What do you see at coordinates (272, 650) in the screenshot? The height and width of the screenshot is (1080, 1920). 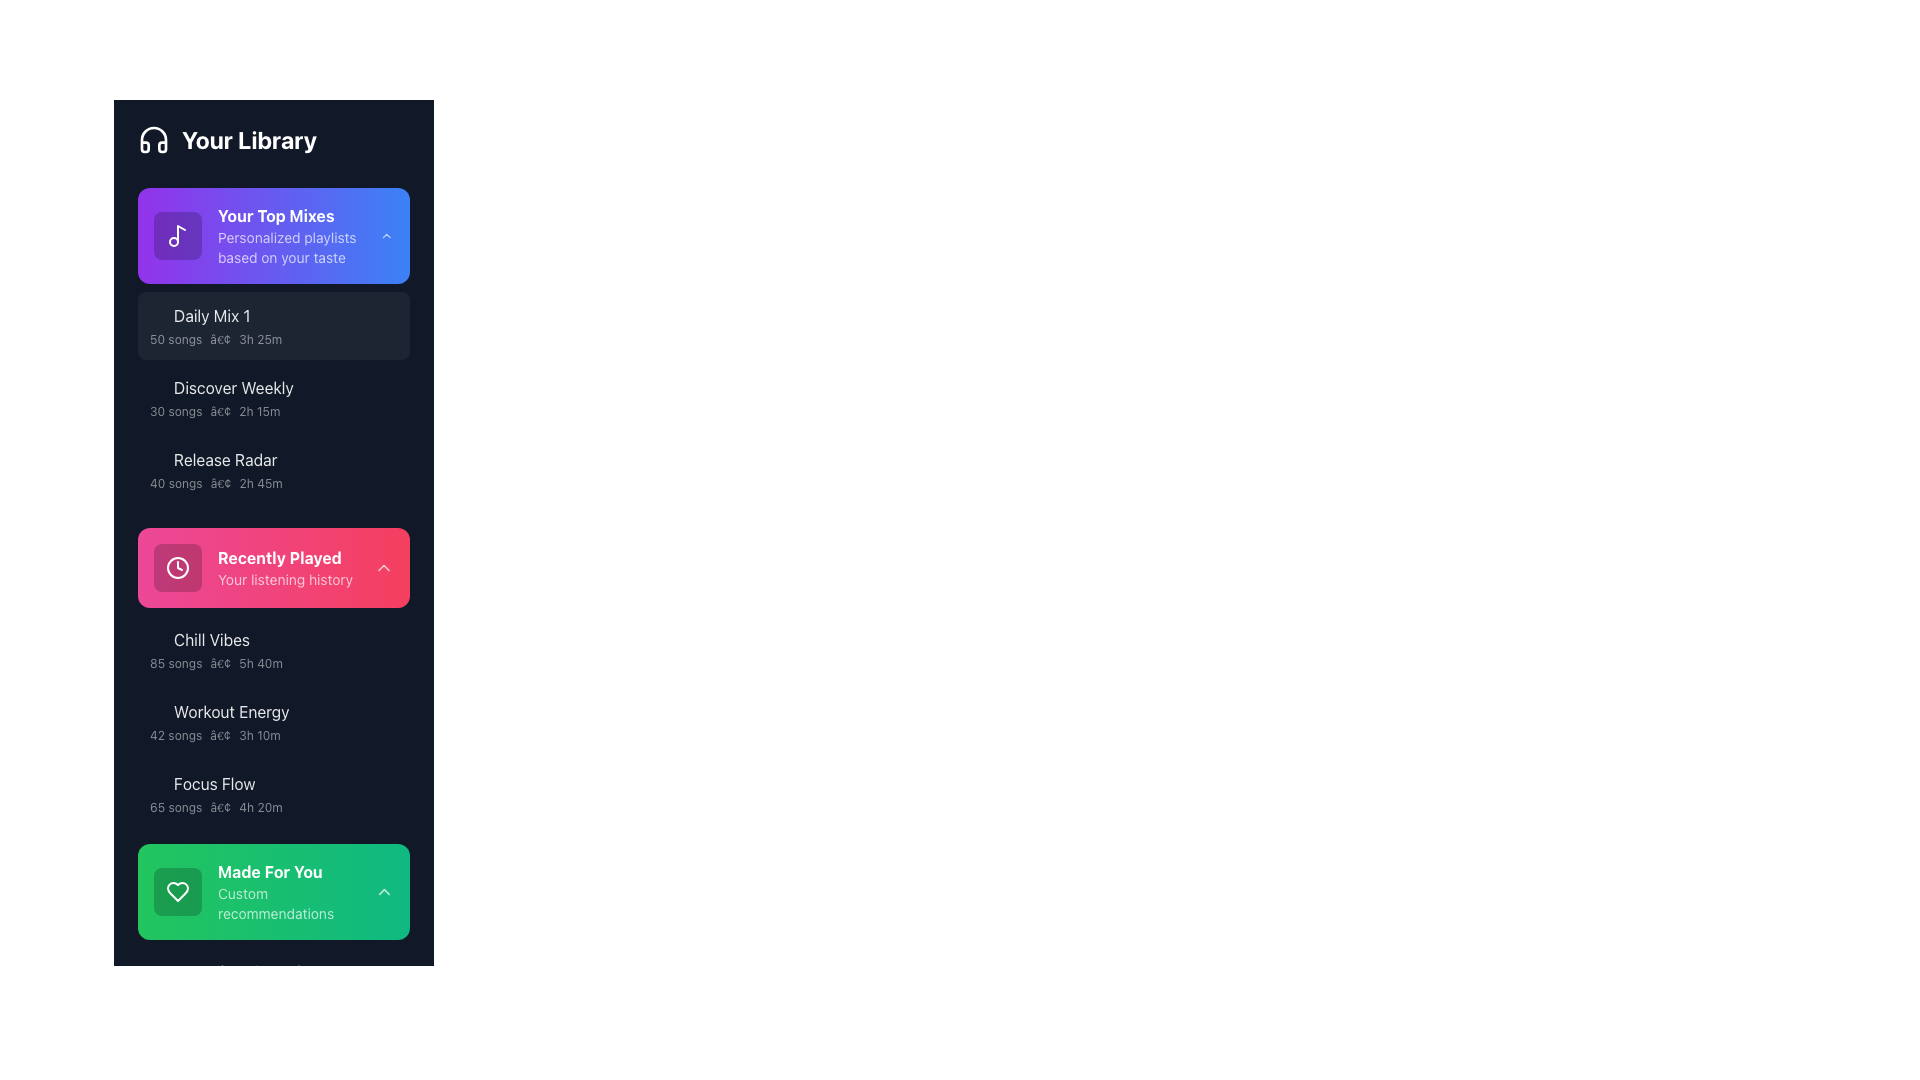 I see `on the 'Chill Vibes' playlist item located under the 'Recently Played' section` at bounding box center [272, 650].